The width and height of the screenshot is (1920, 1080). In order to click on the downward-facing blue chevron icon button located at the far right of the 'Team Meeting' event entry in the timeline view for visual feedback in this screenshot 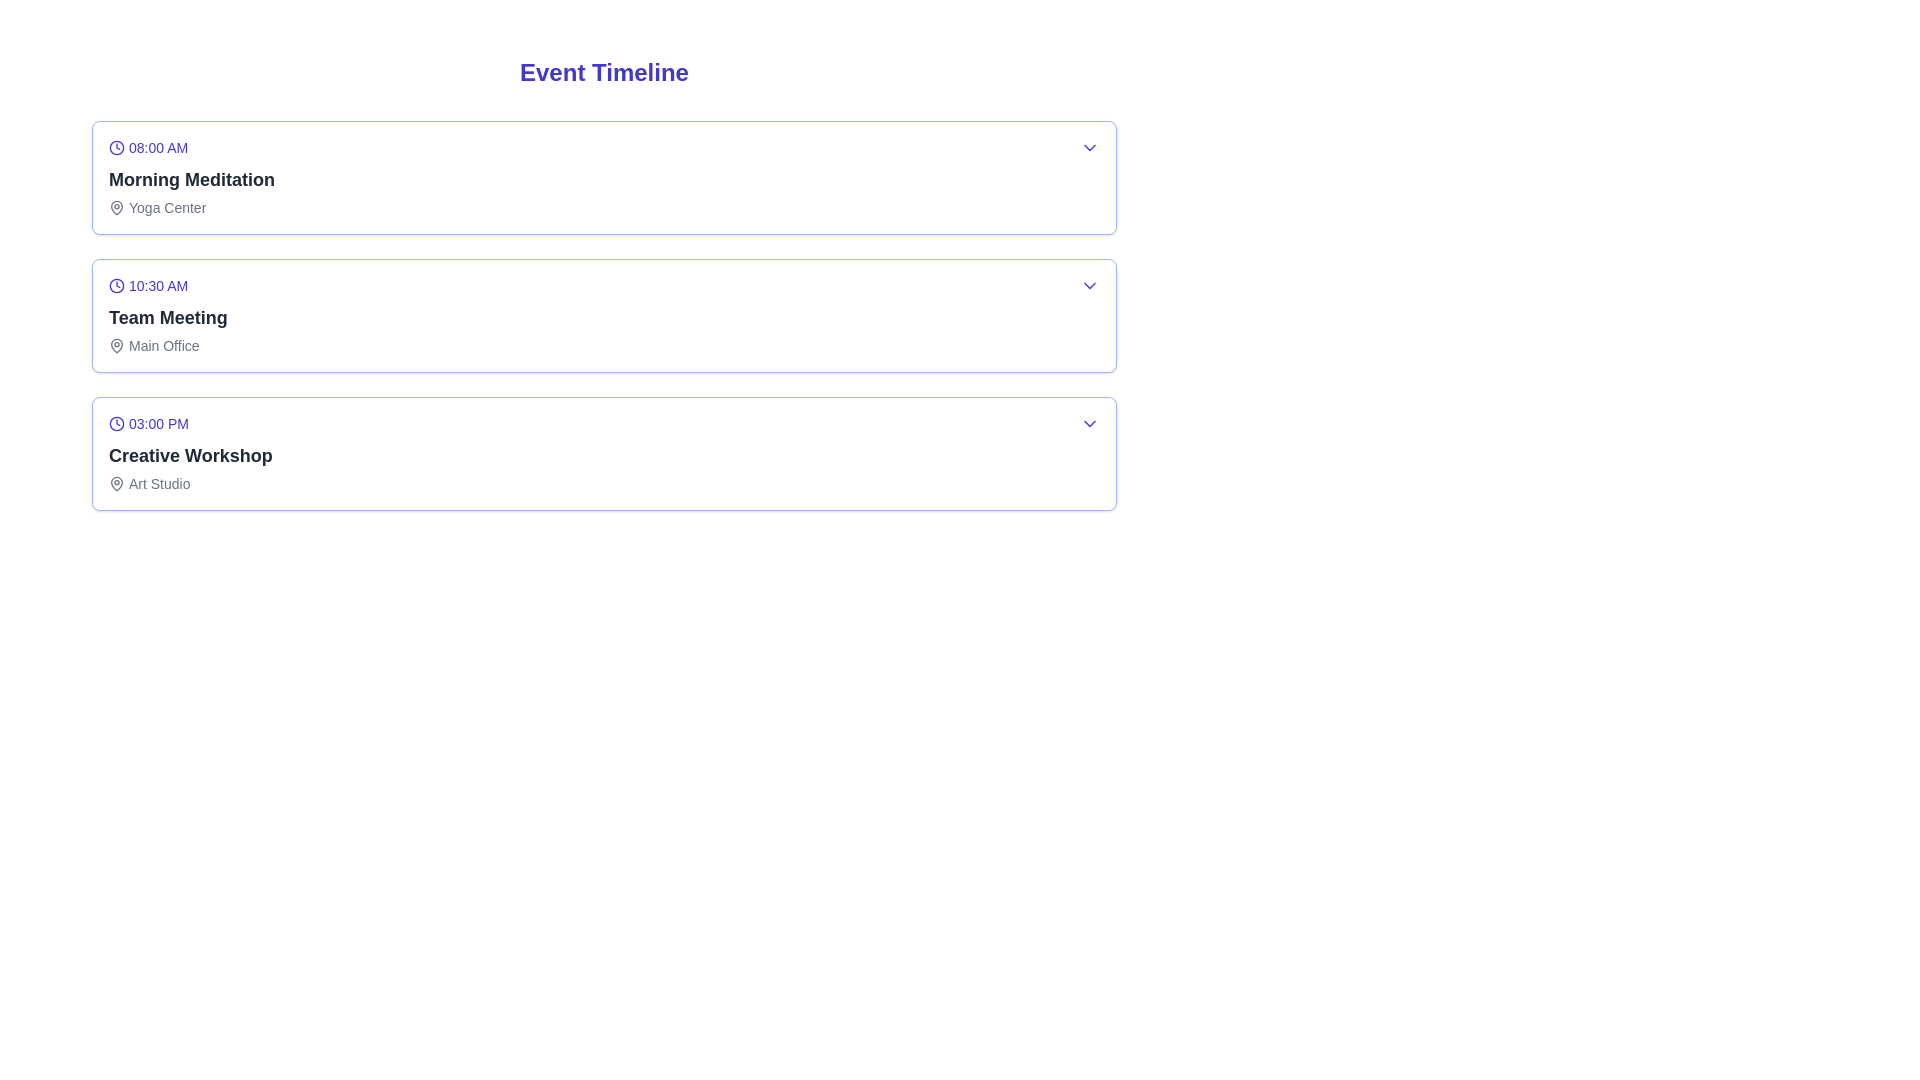, I will do `click(1088, 285)`.